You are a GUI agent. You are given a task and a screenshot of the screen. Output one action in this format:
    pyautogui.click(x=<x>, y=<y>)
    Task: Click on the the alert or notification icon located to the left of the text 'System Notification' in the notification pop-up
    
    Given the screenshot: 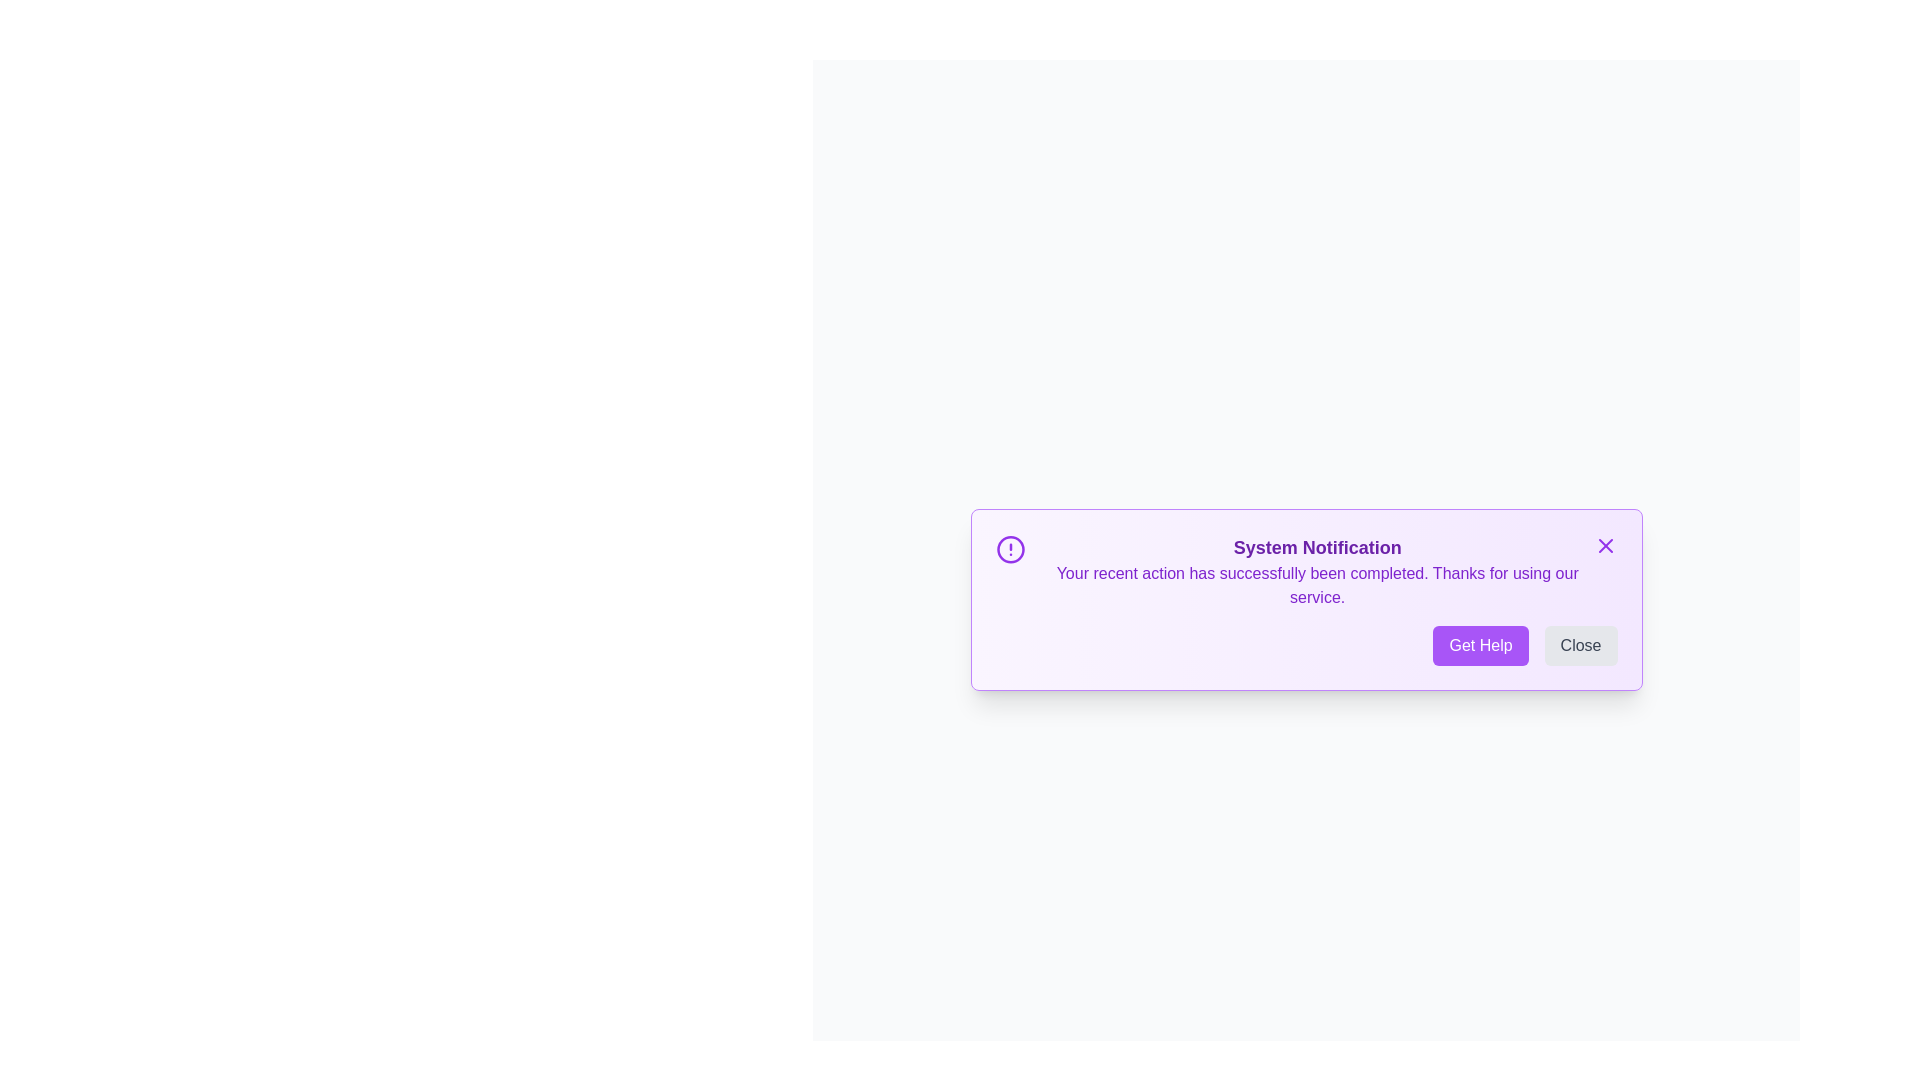 What is the action you would take?
    pyautogui.click(x=1010, y=550)
    